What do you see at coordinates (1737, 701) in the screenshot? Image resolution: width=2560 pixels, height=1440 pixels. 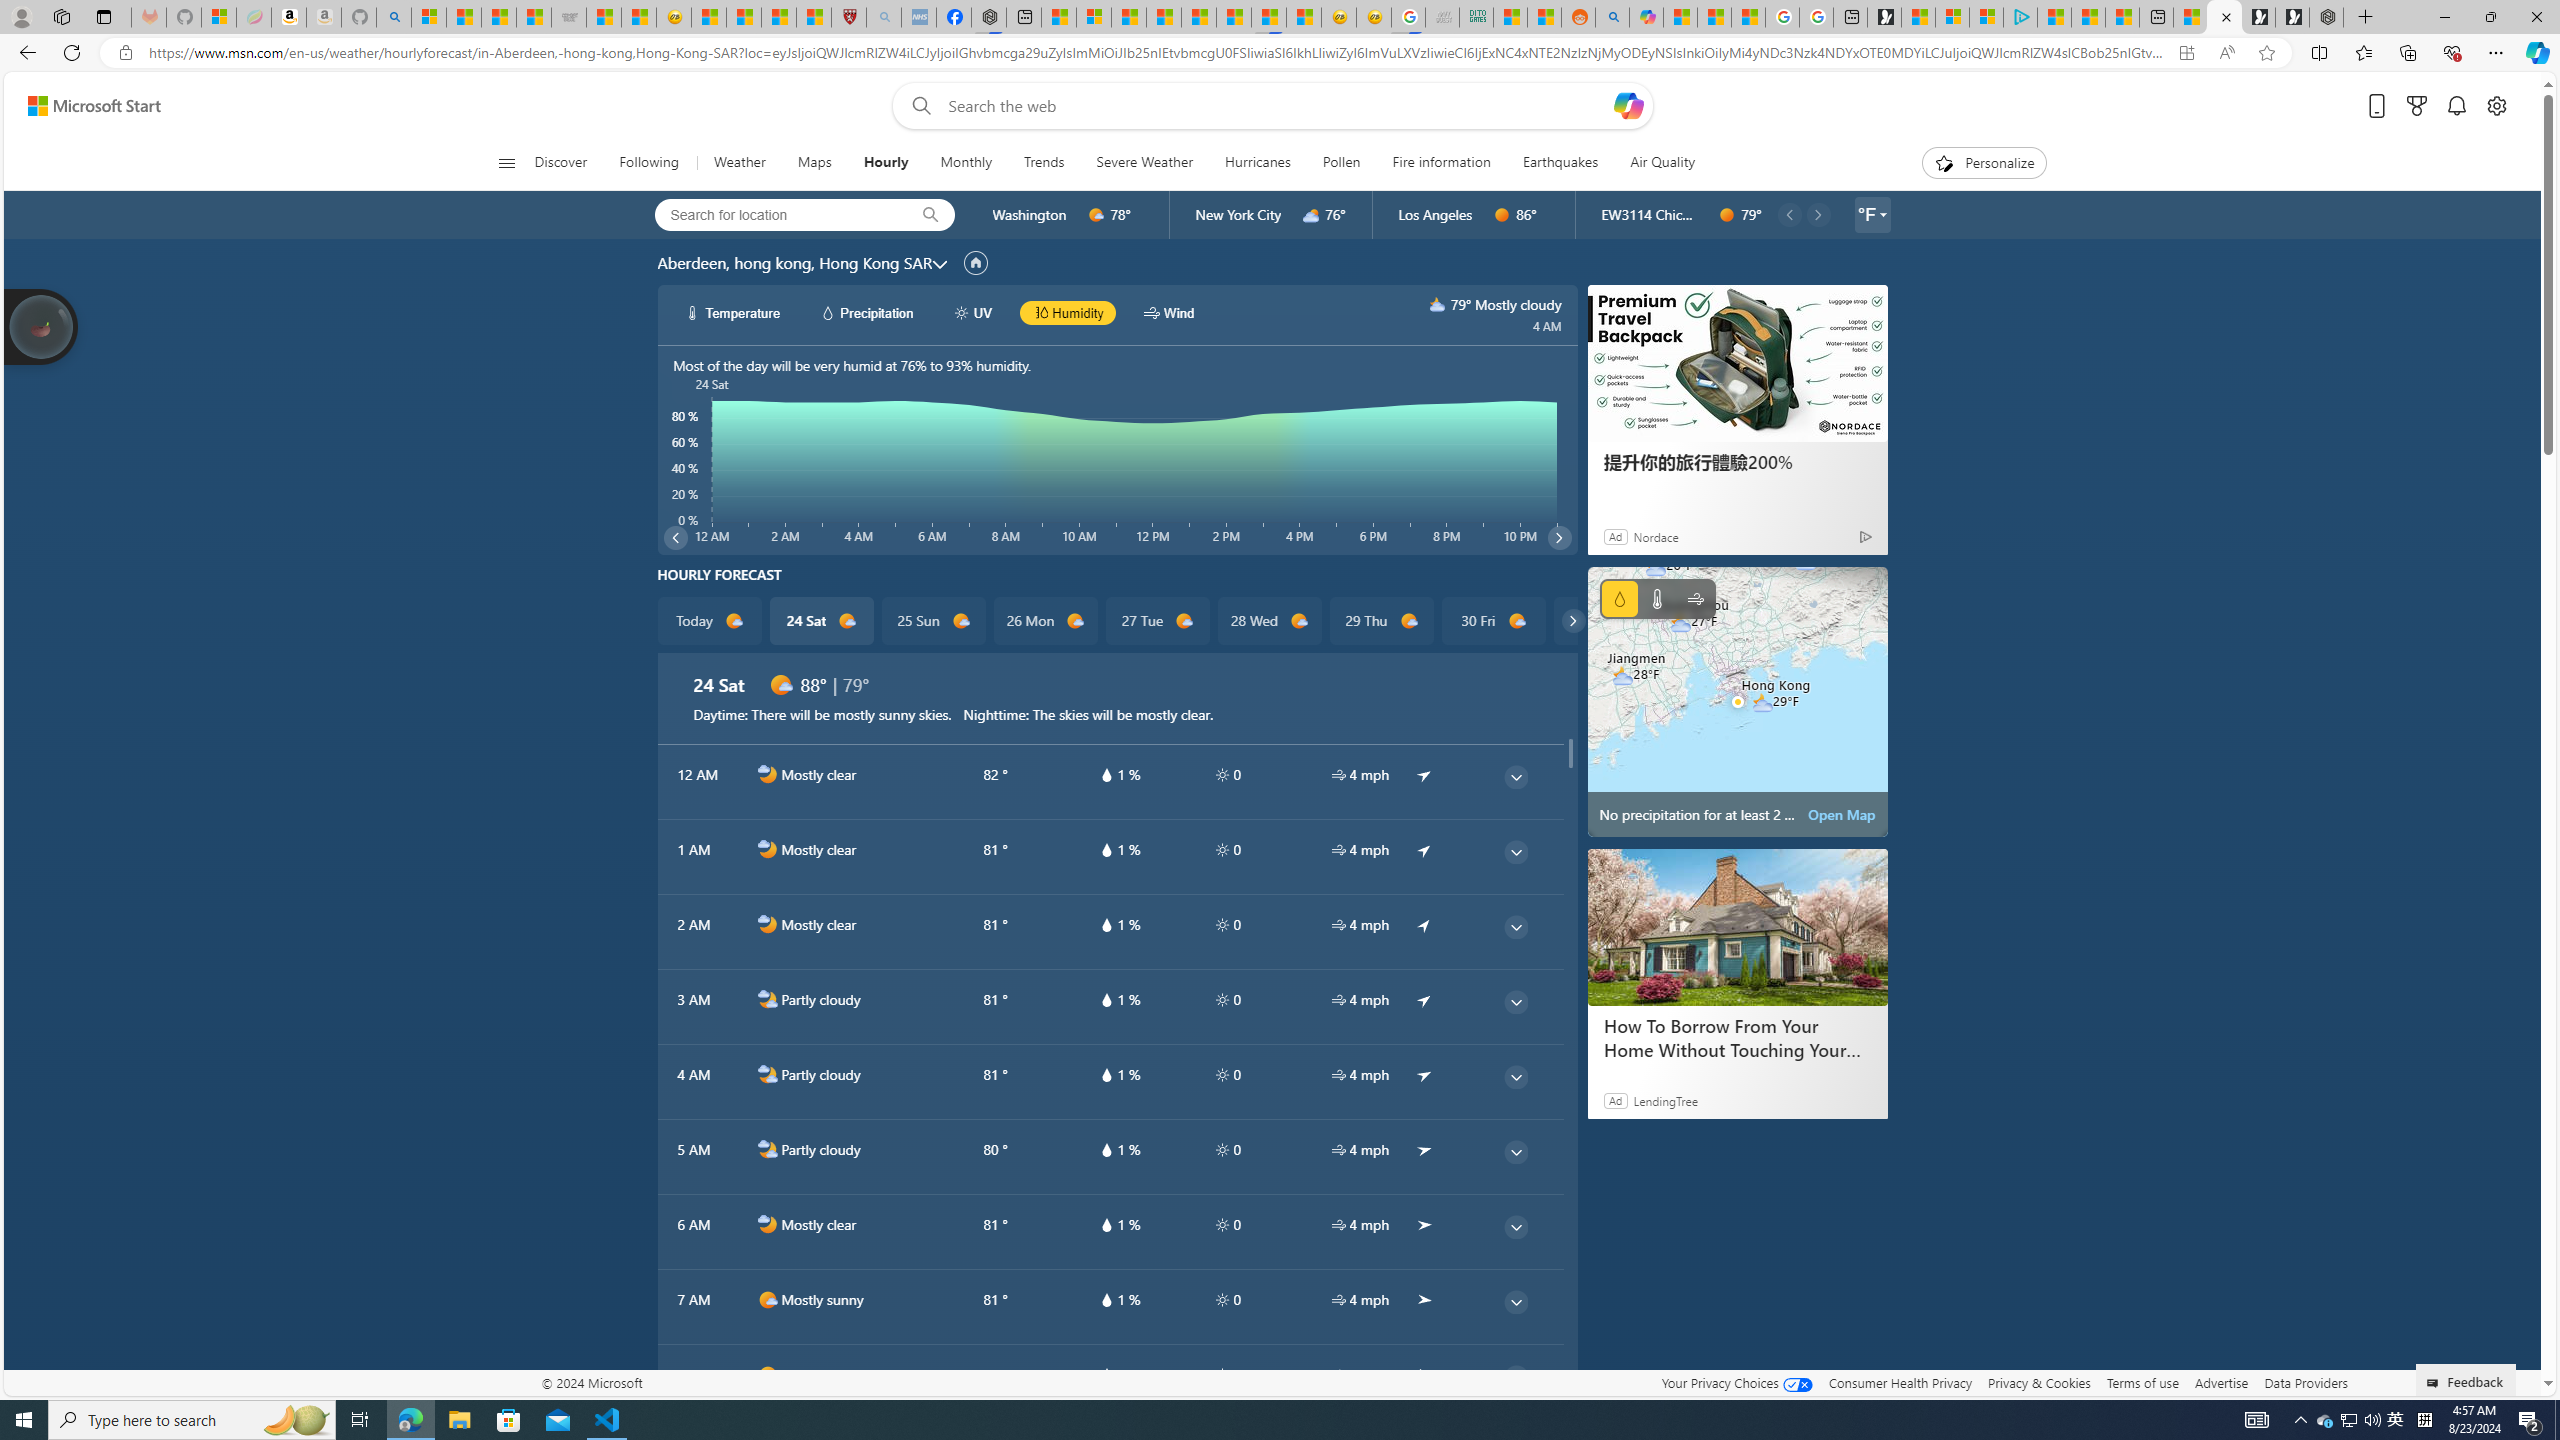 I see `'No precipitation for at least 2 hours'` at bounding box center [1737, 701].